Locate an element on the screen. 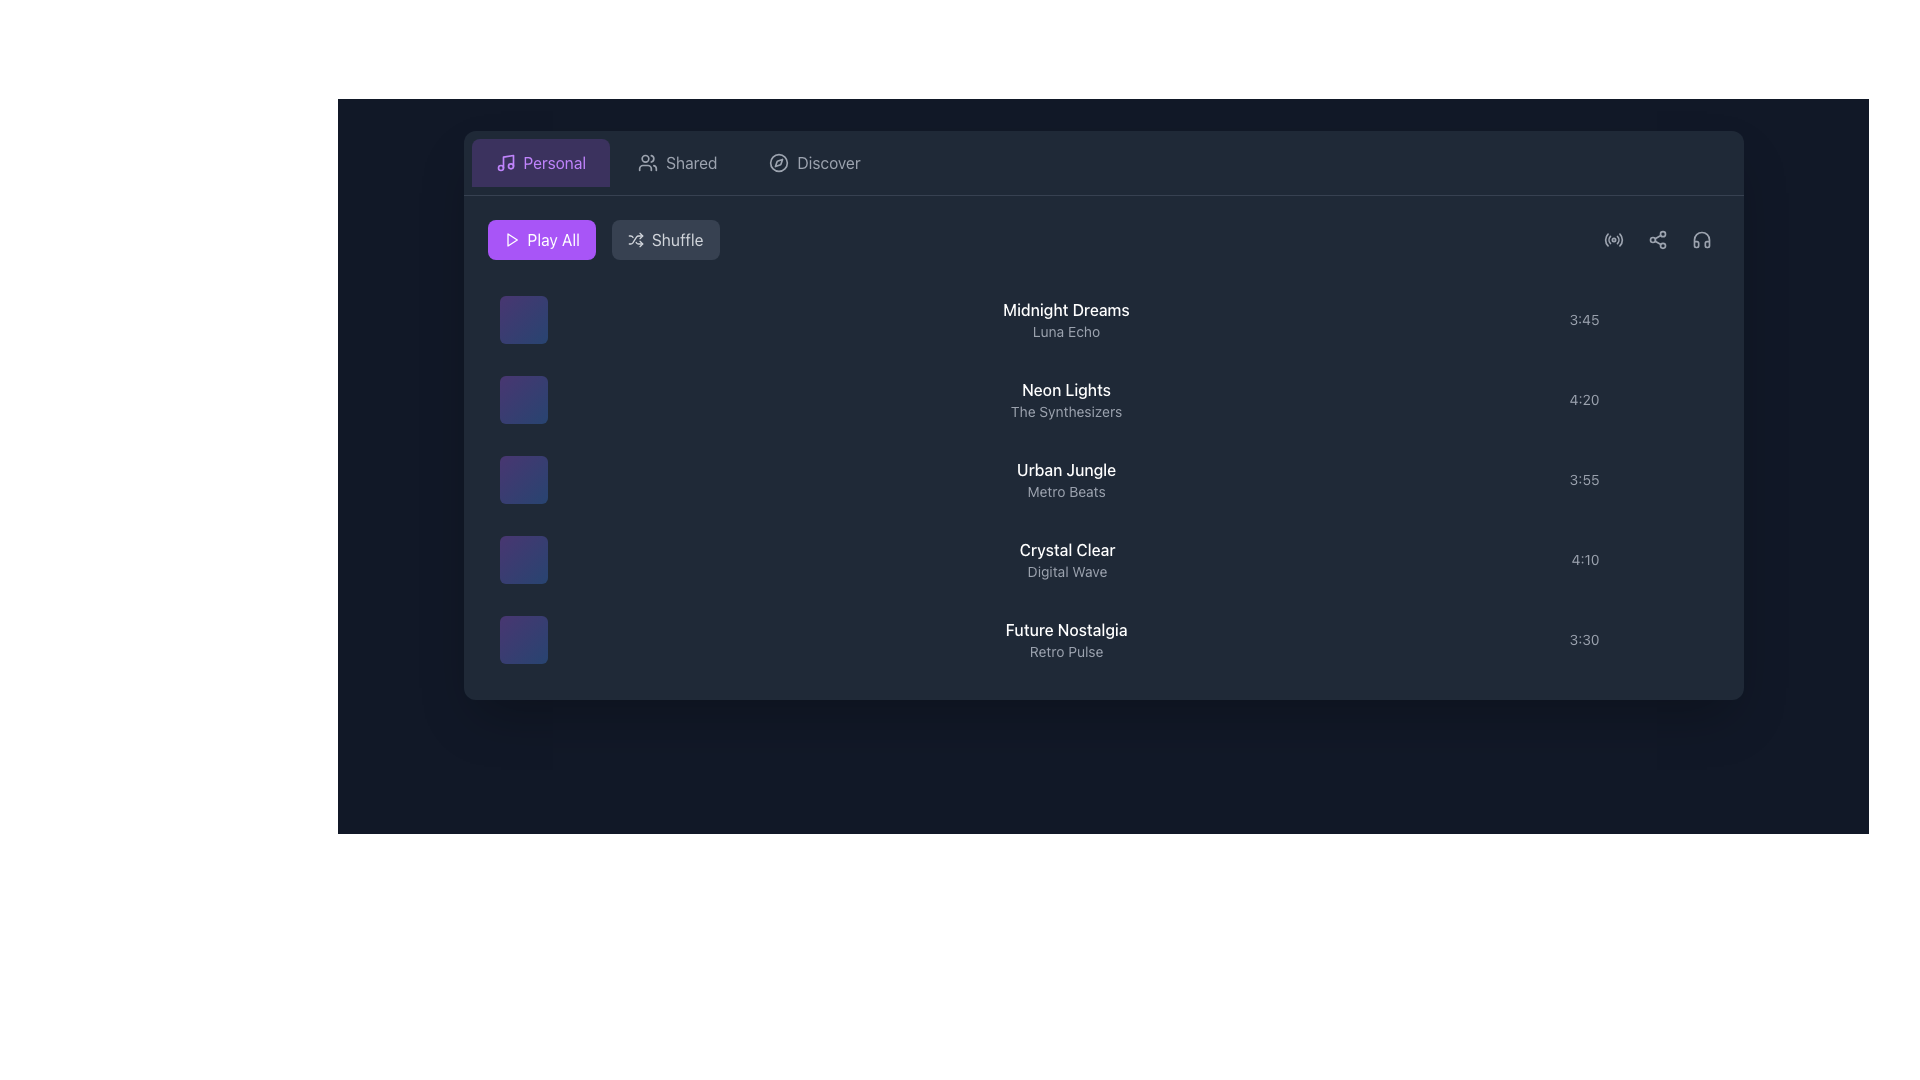  the text label within the shuffle functionality button is located at coordinates (677, 238).